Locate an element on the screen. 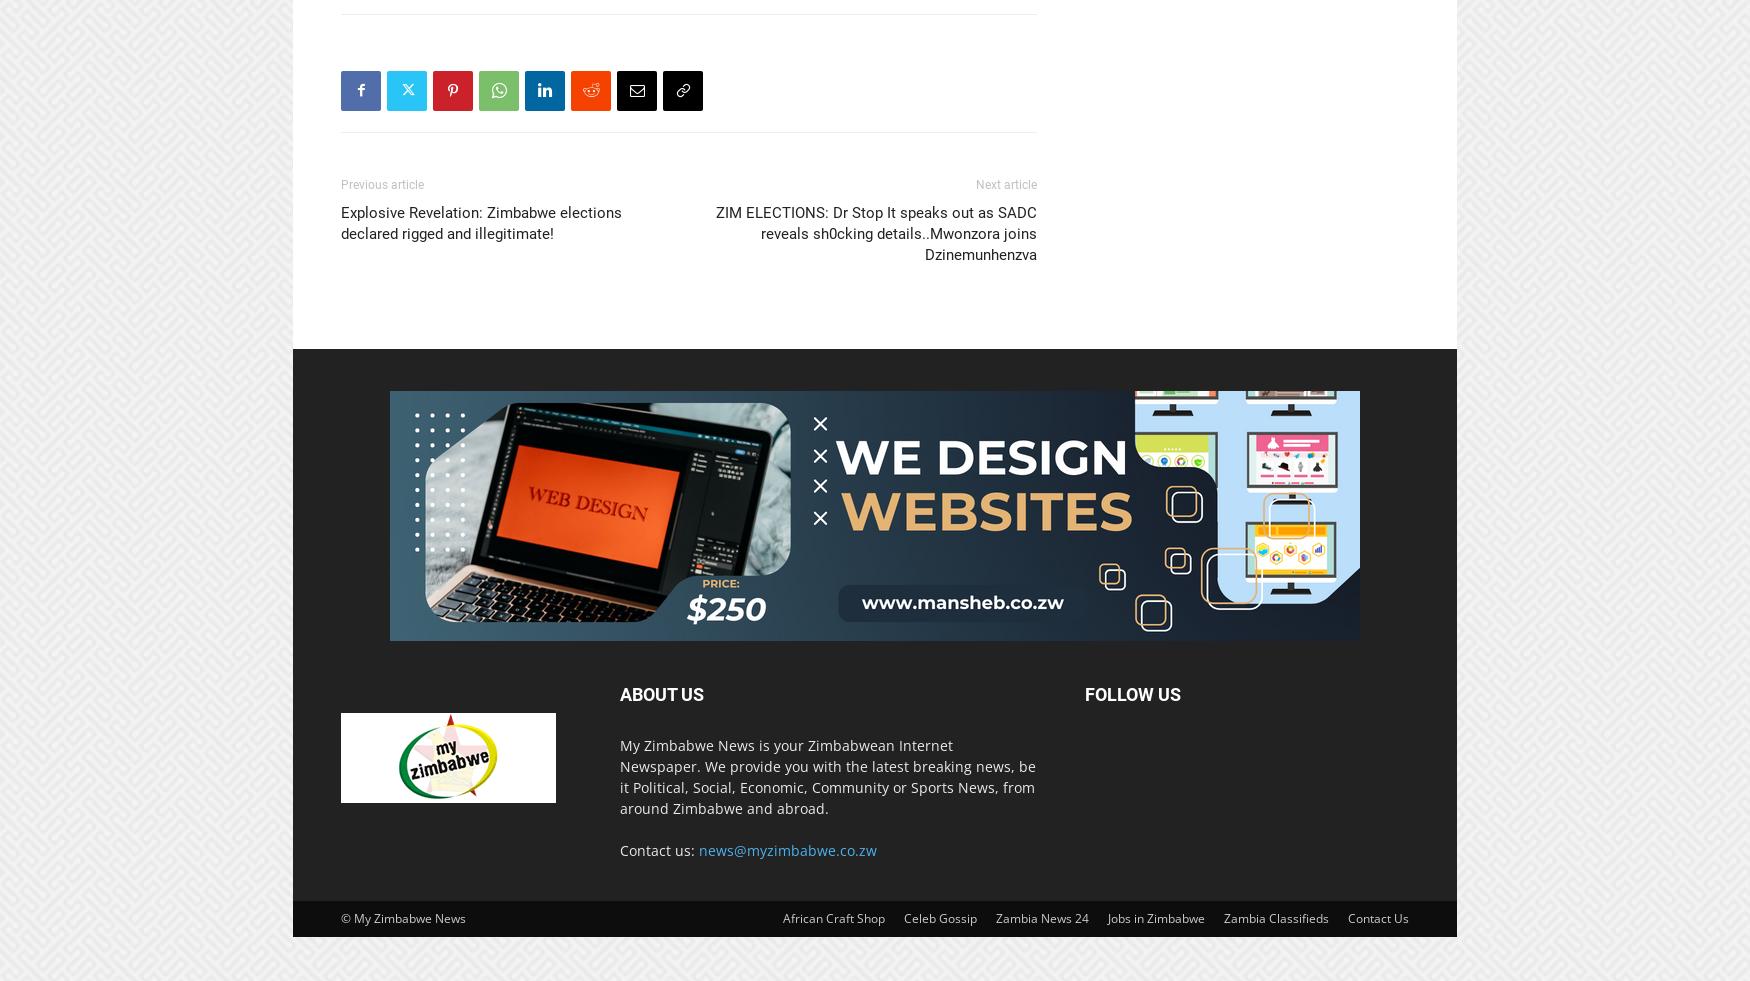  'Previous article' is located at coordinates (381, 183).